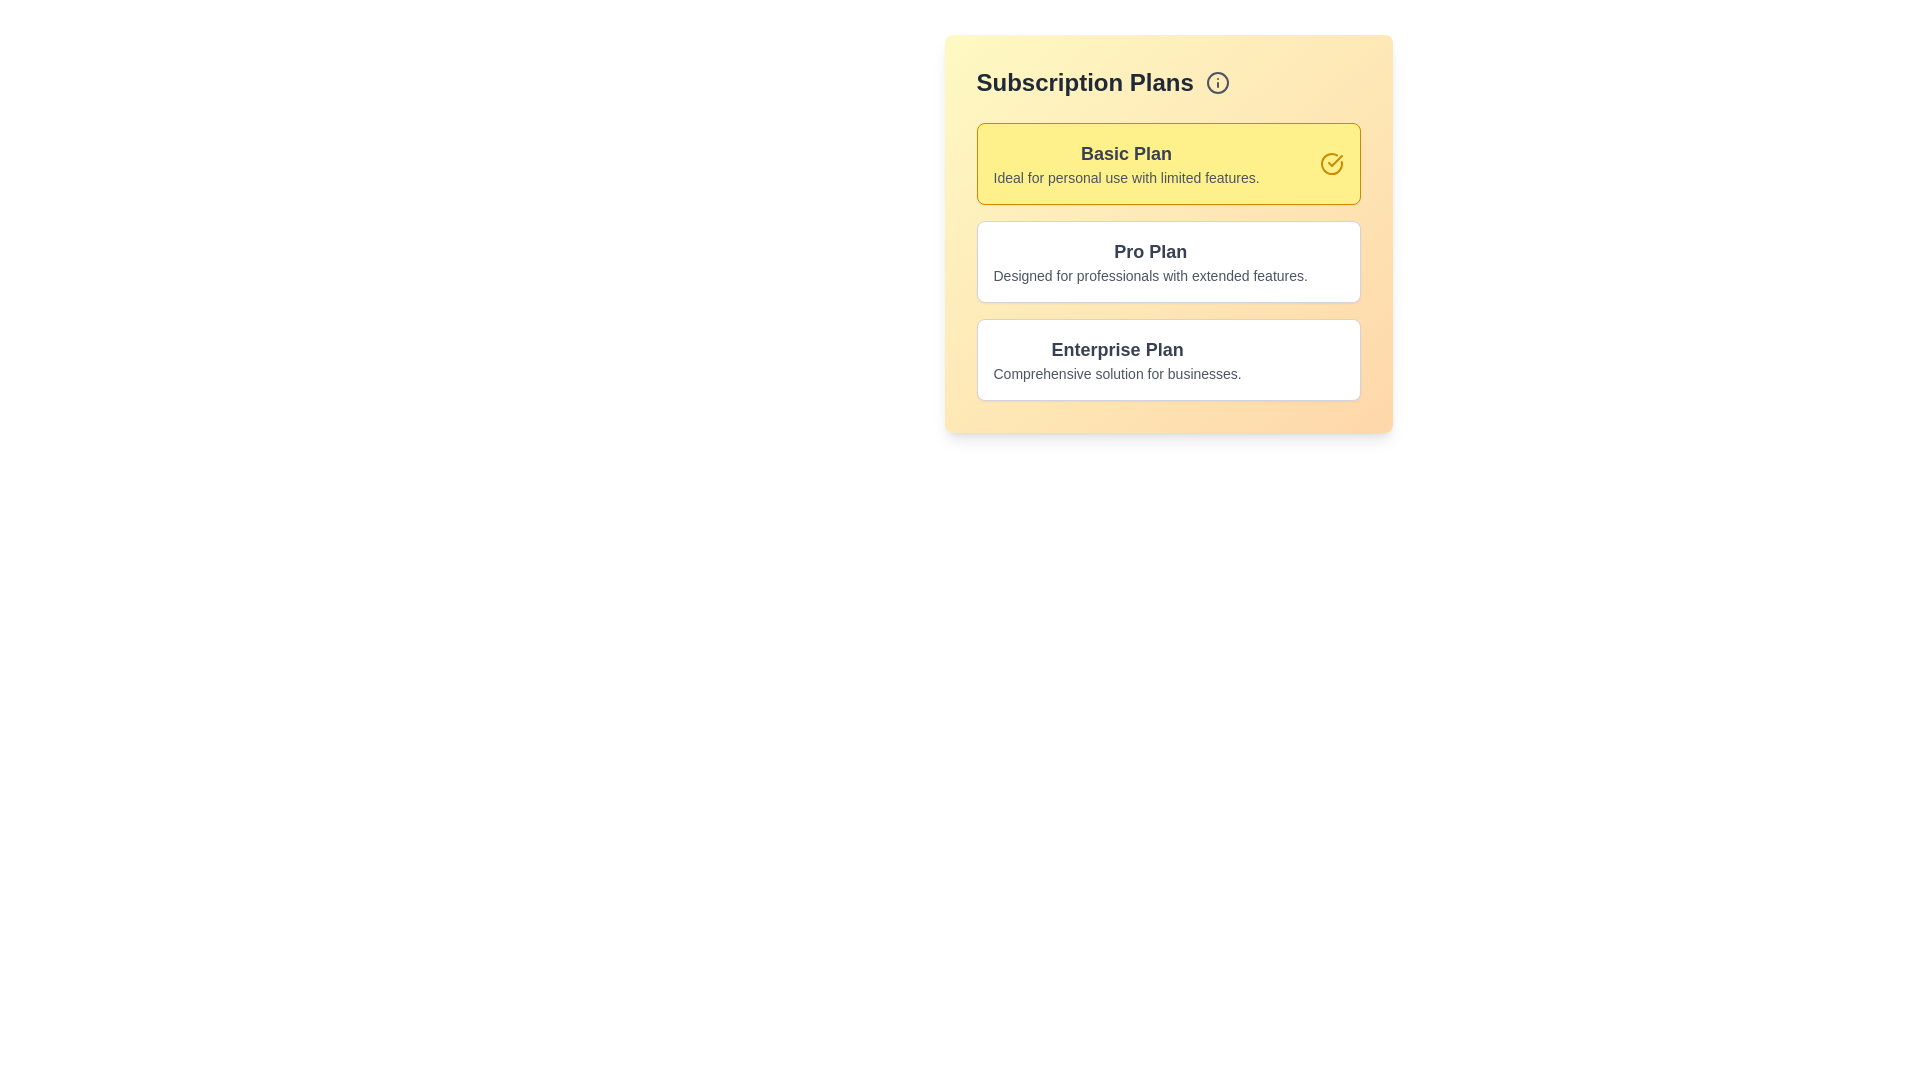  I want to click on the 'Enterprise Plan' selectable card which is the third card in the subscription plans list, featuring a bold headline and a clean design, so click(1168, 358).